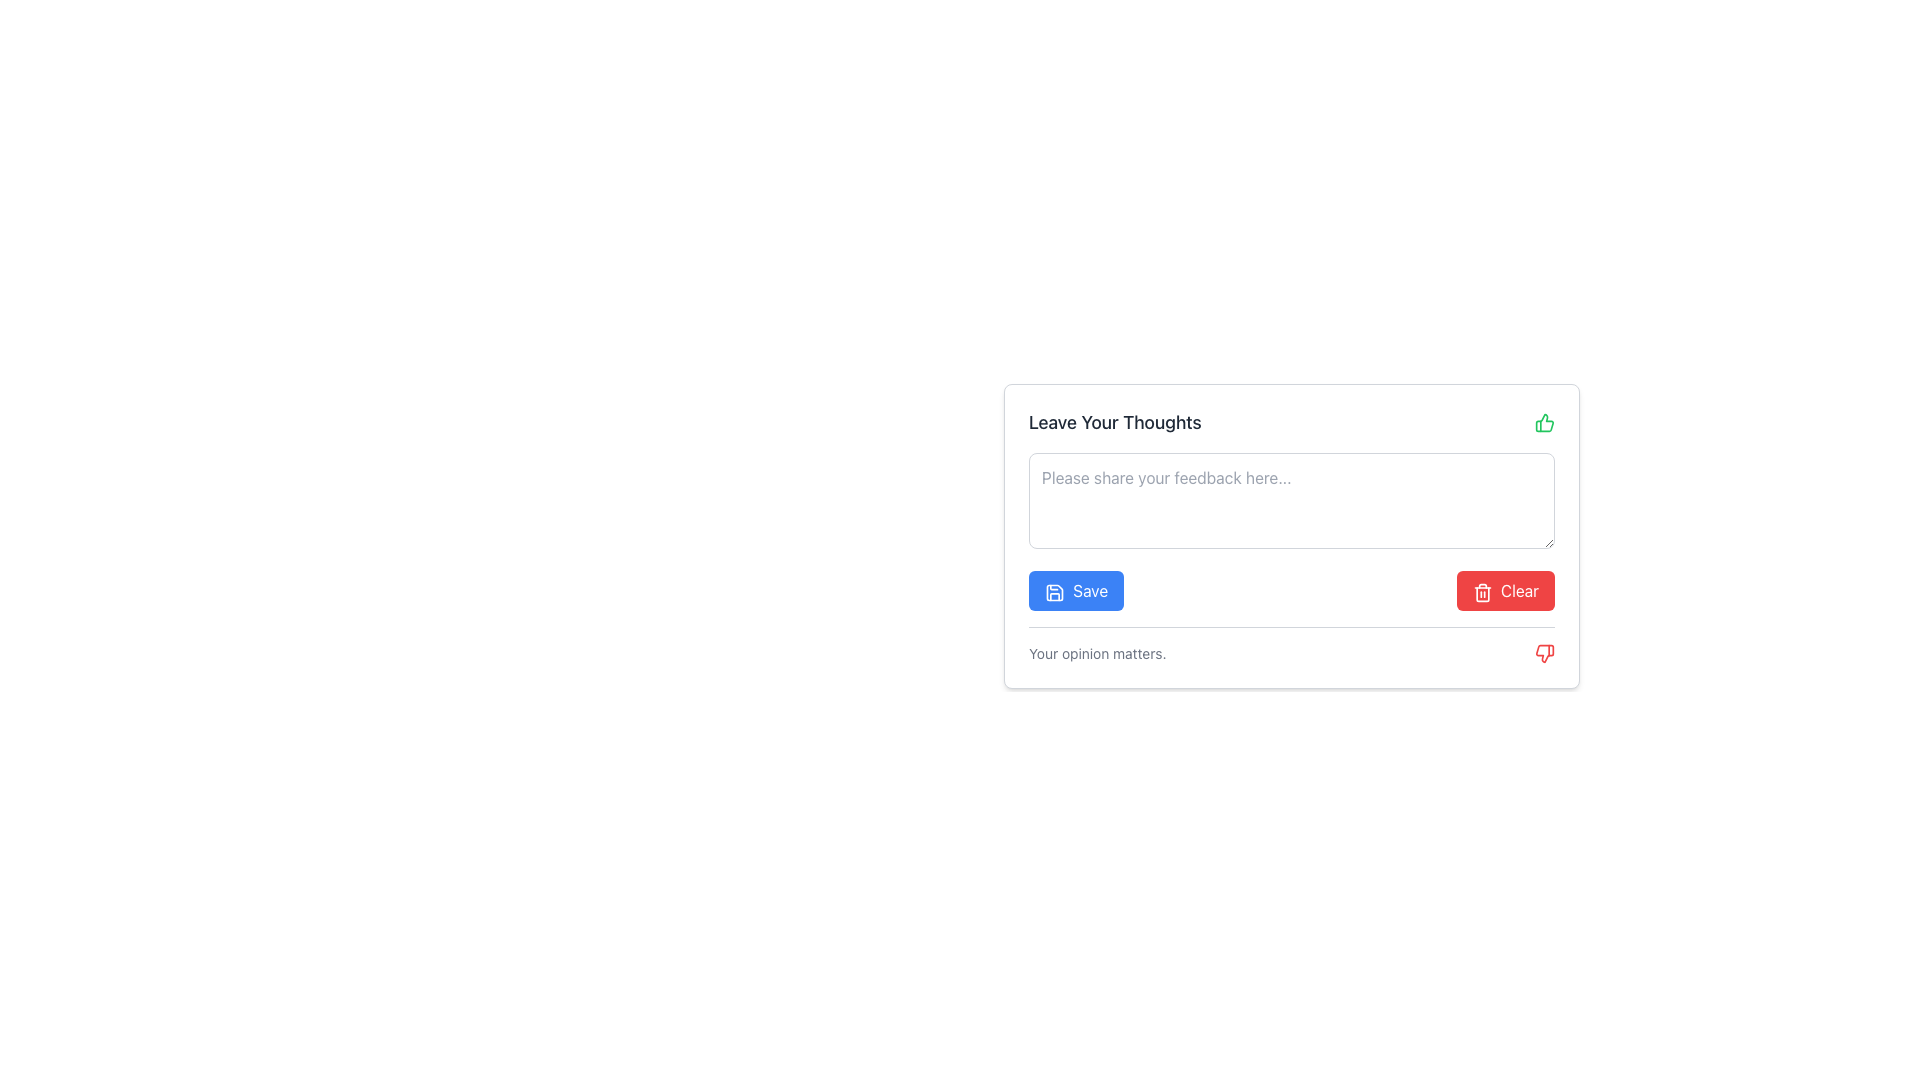 The width and height of the screenshot is (1920, 1080). Describe the element at coordinates (1054, 590) in the screenshot. I see `the 'Save' graphic icon` at that location.